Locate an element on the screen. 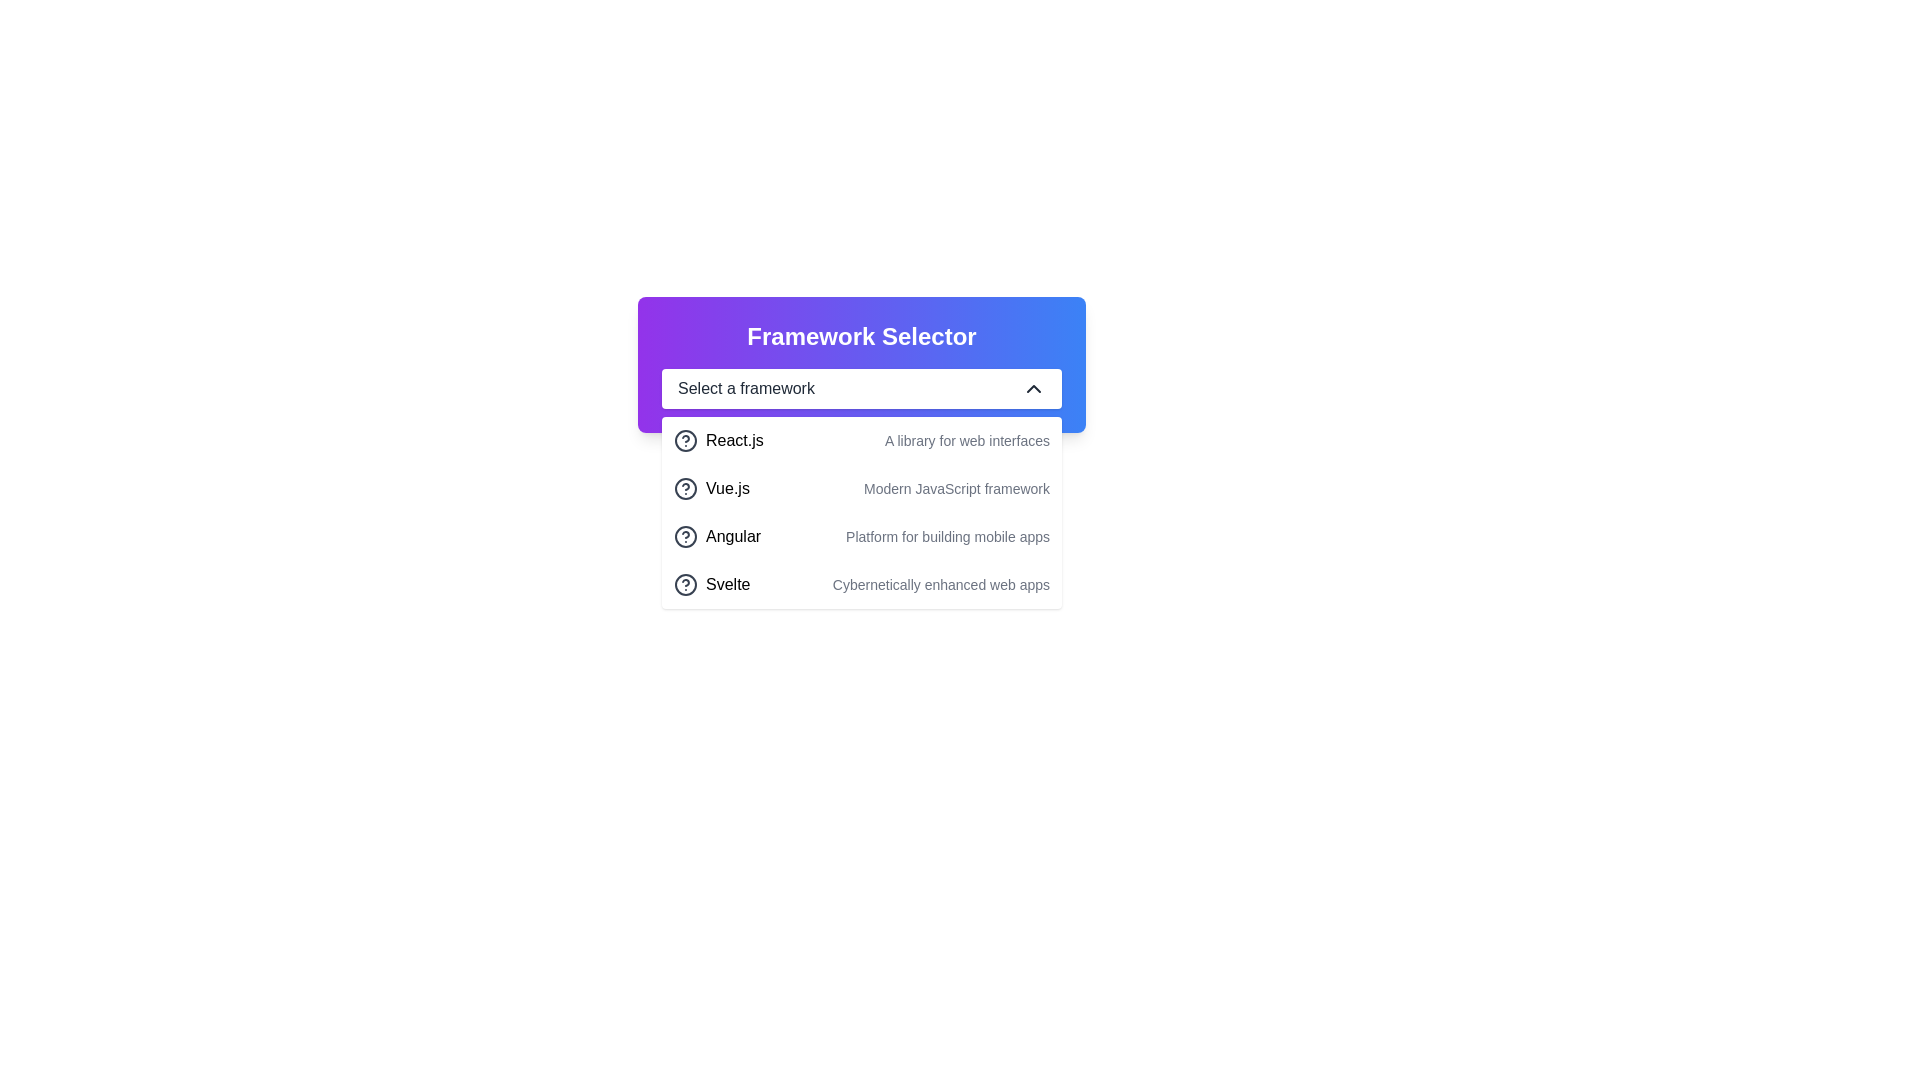 The width and height of the screenshot is (1920, 1080). the informational icon associated with the 'React.js' framework is located at coordinates (686, 439).